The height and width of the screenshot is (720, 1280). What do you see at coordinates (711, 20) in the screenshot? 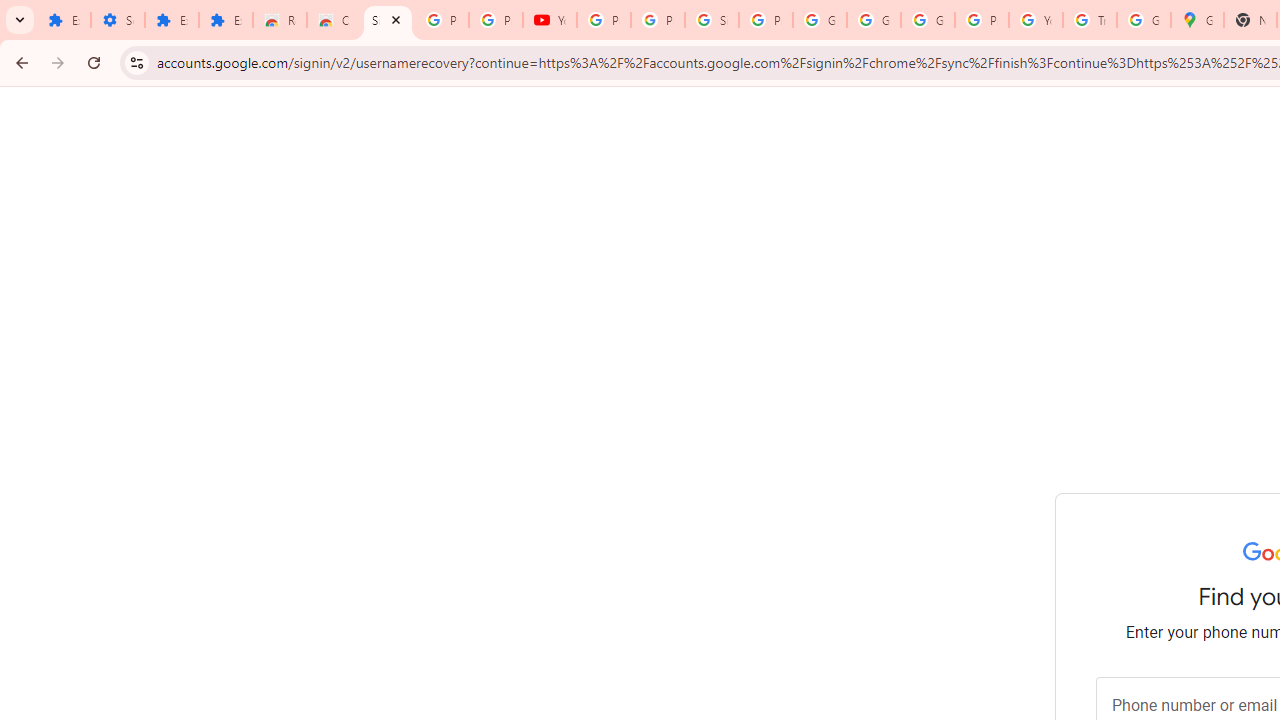
I see `'Sign in - Google Accounts'` at bounding box center [711, 20].